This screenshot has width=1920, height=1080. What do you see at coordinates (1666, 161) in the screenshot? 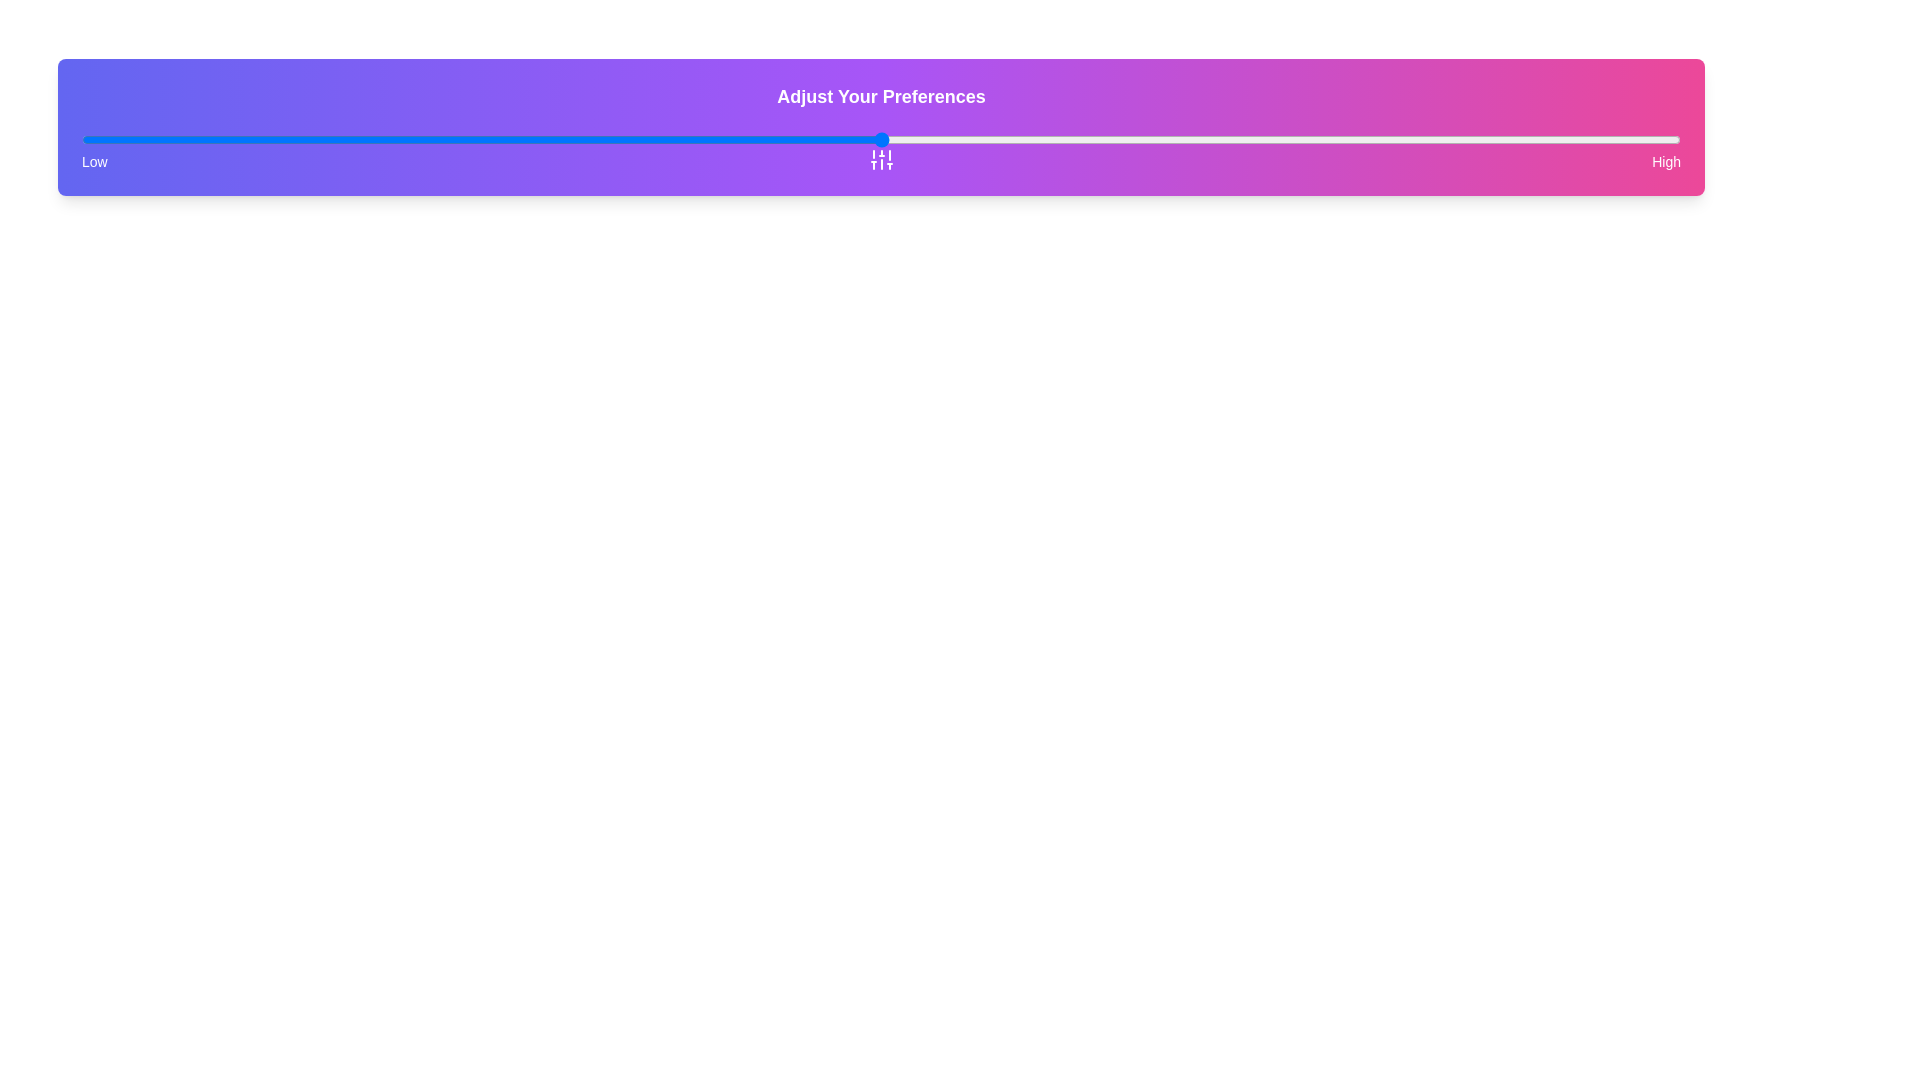
I see `the 'High' text label located on the far right end of the 'LowHigh' scale bar, adjacent to the 'Low' text` at bounding box center [1666, 161].